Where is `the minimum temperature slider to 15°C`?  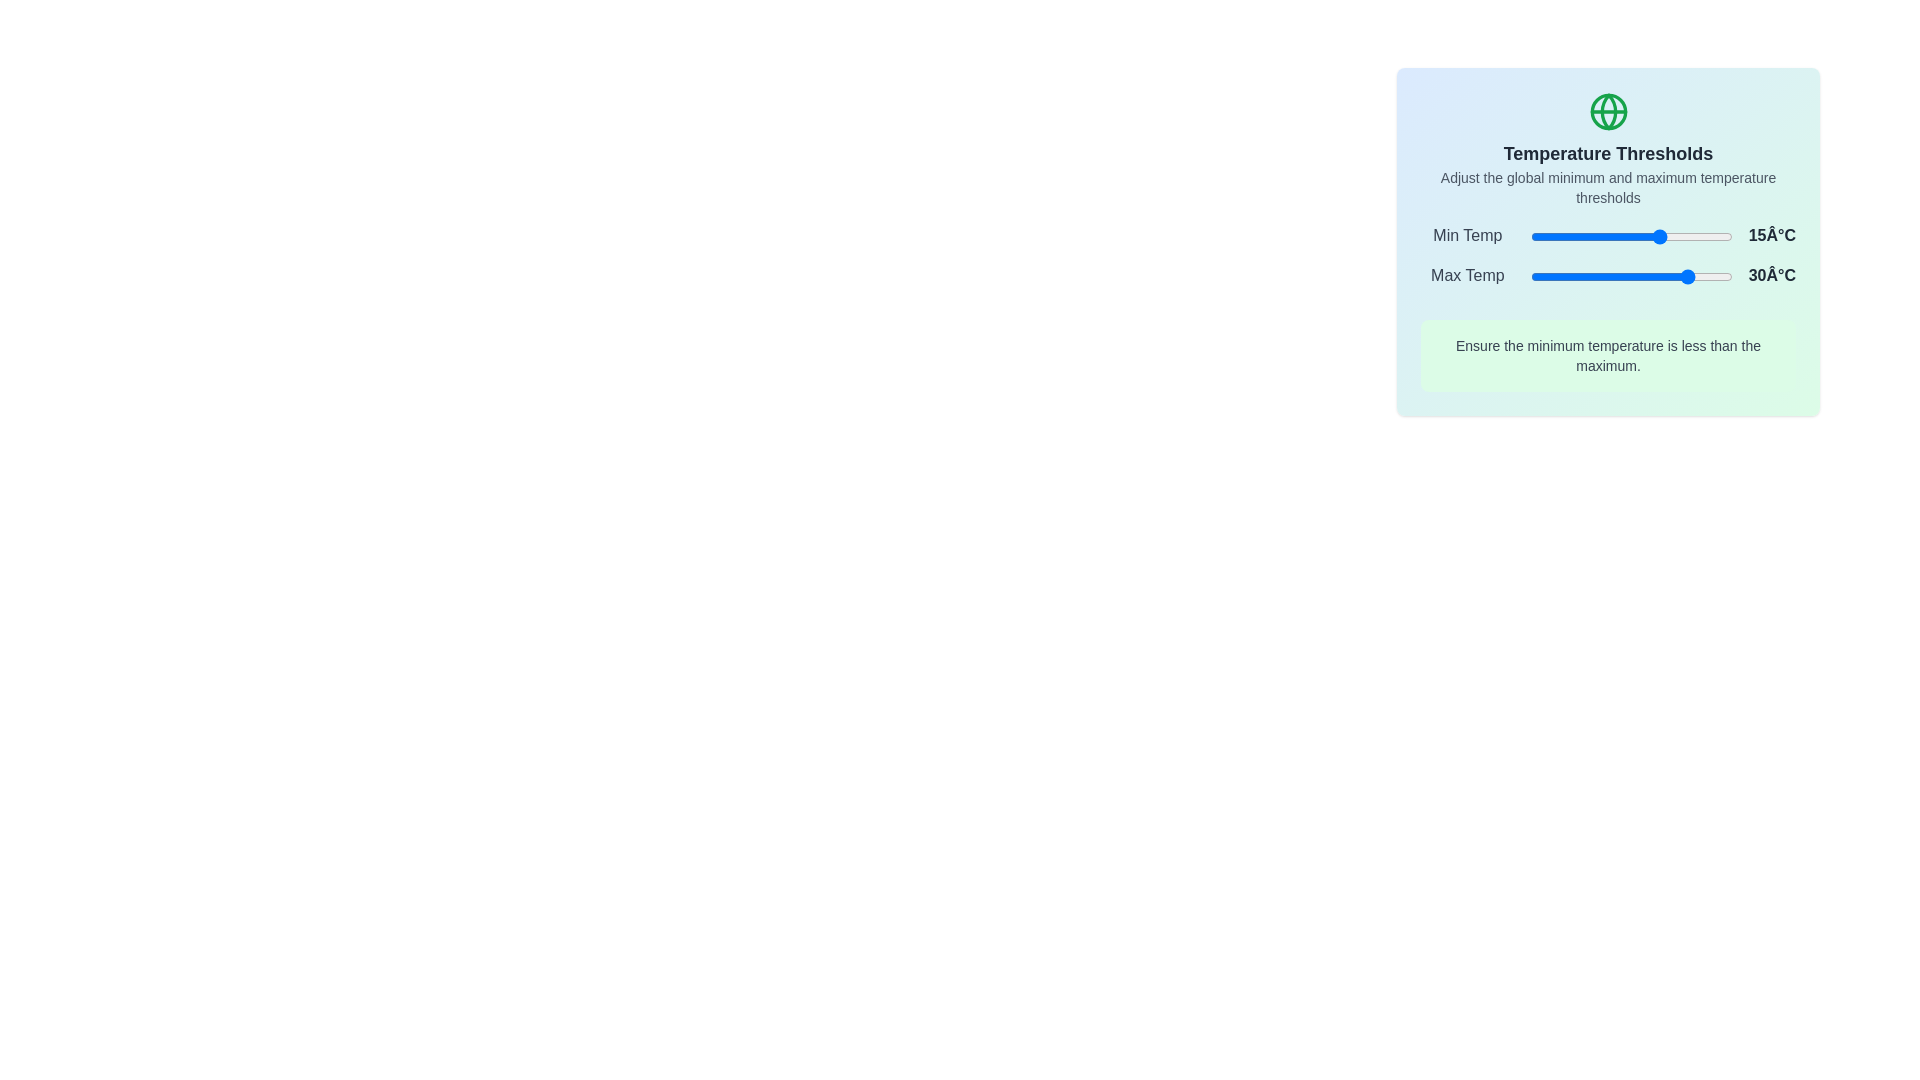
the minimum temperature slider to 15°C is located at coordinates (1661, 235).